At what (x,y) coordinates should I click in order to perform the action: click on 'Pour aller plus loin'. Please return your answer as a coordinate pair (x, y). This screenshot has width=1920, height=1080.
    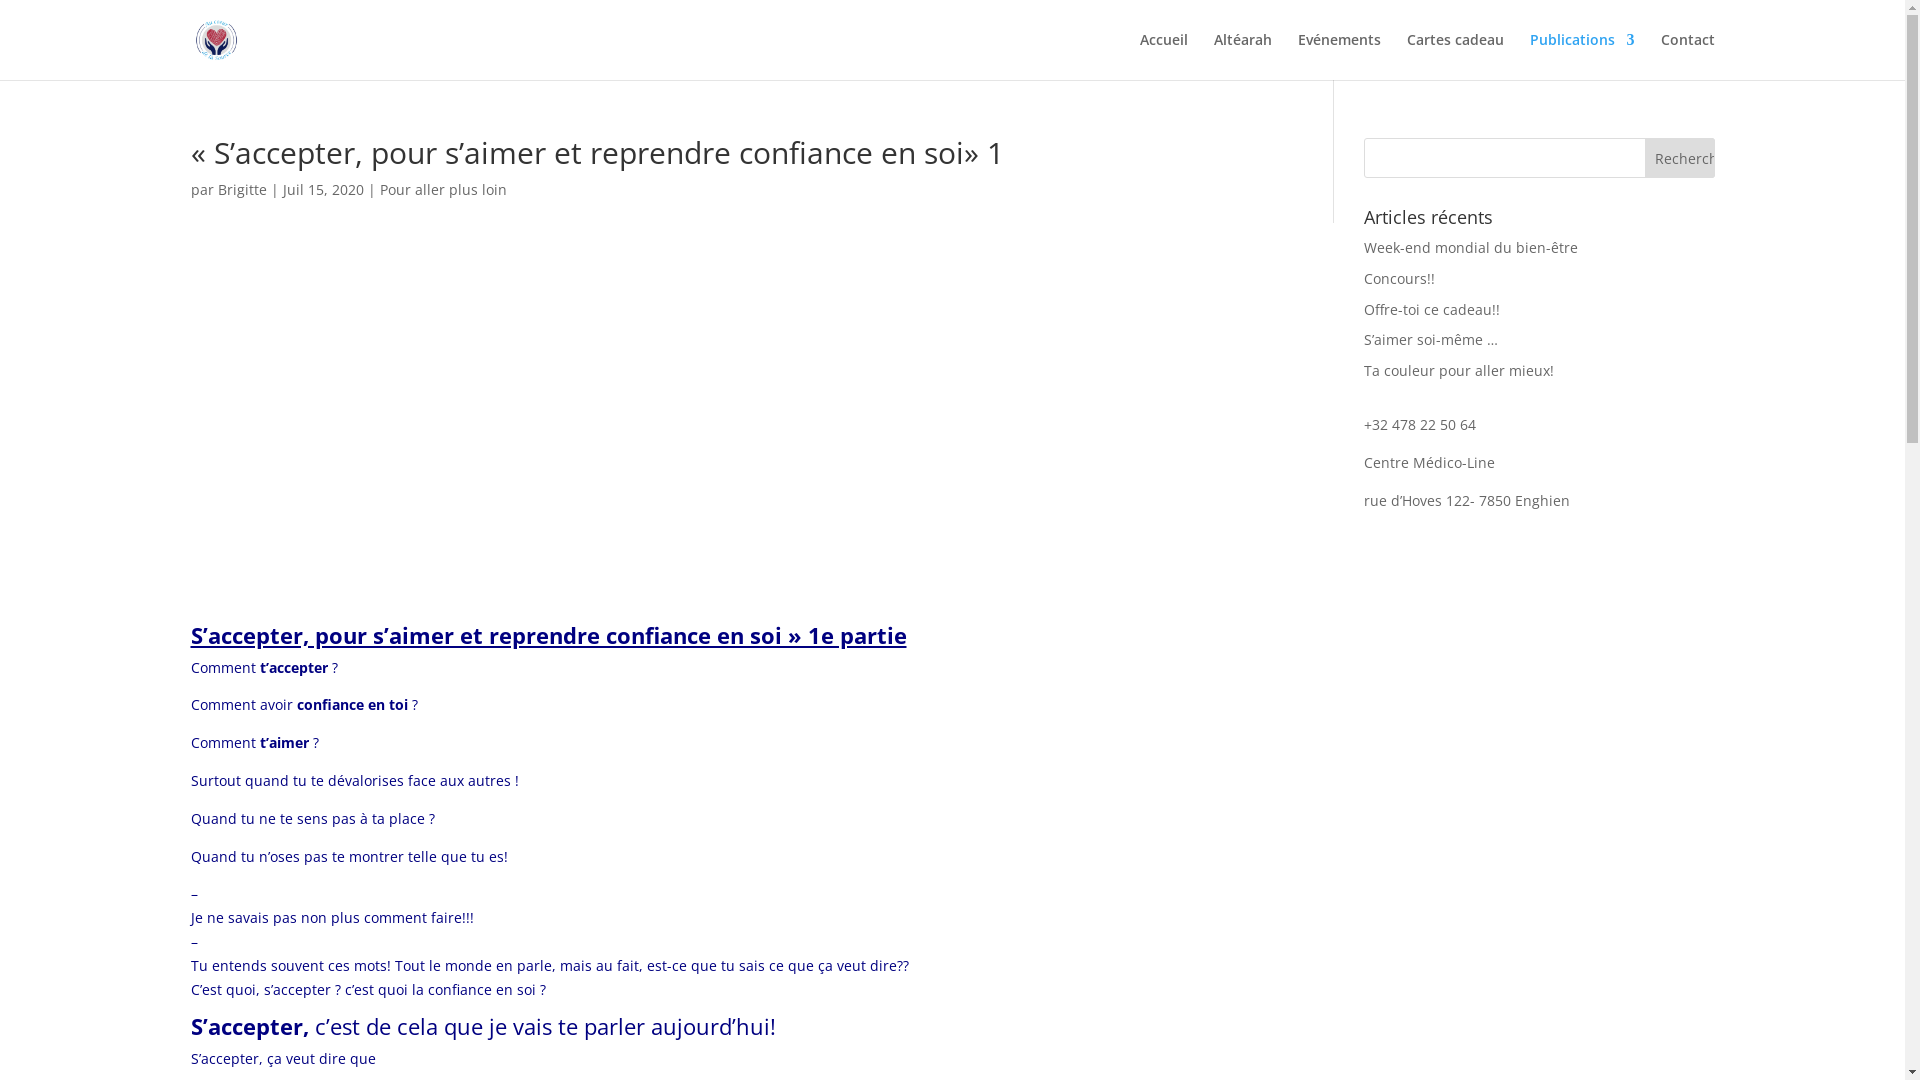
    Looking at the image, I should click on (379, 189).